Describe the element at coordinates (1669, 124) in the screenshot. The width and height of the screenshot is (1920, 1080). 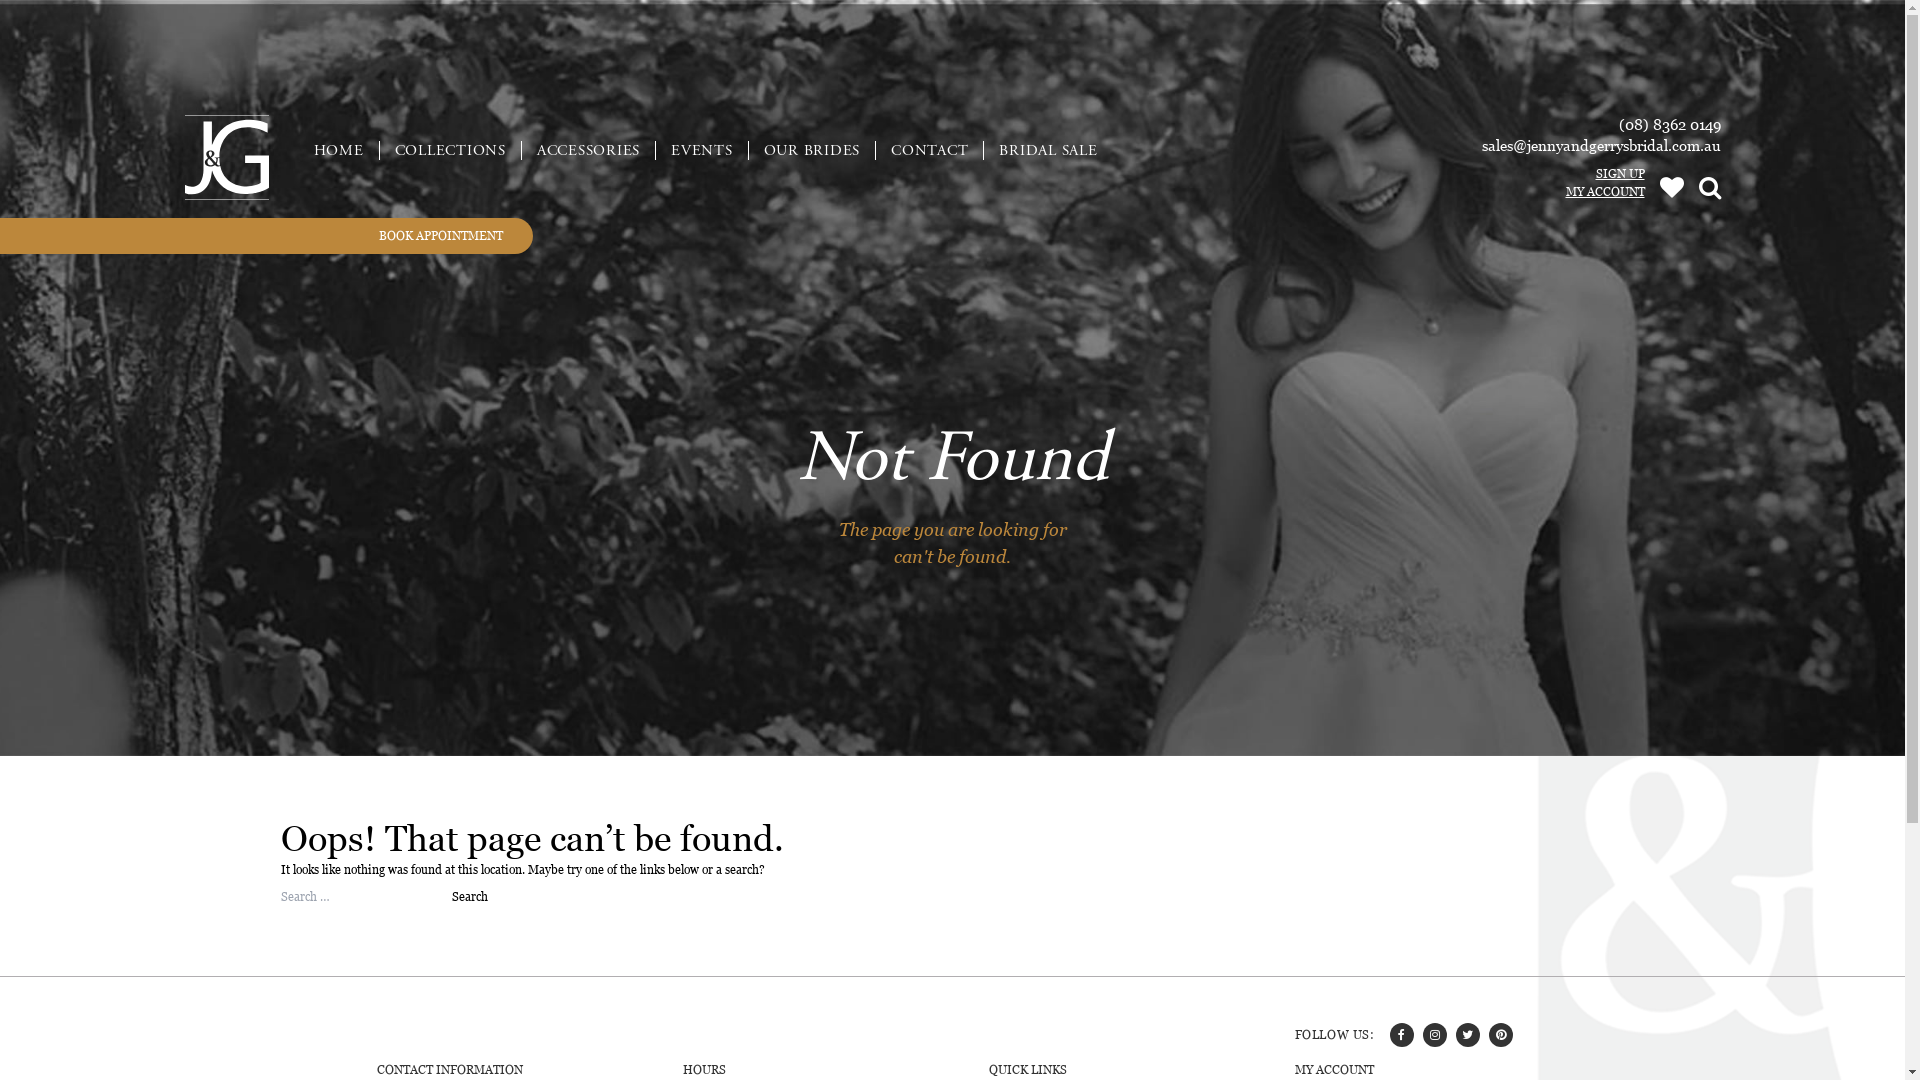
I see `'(08) 8362 0149'` at that location.